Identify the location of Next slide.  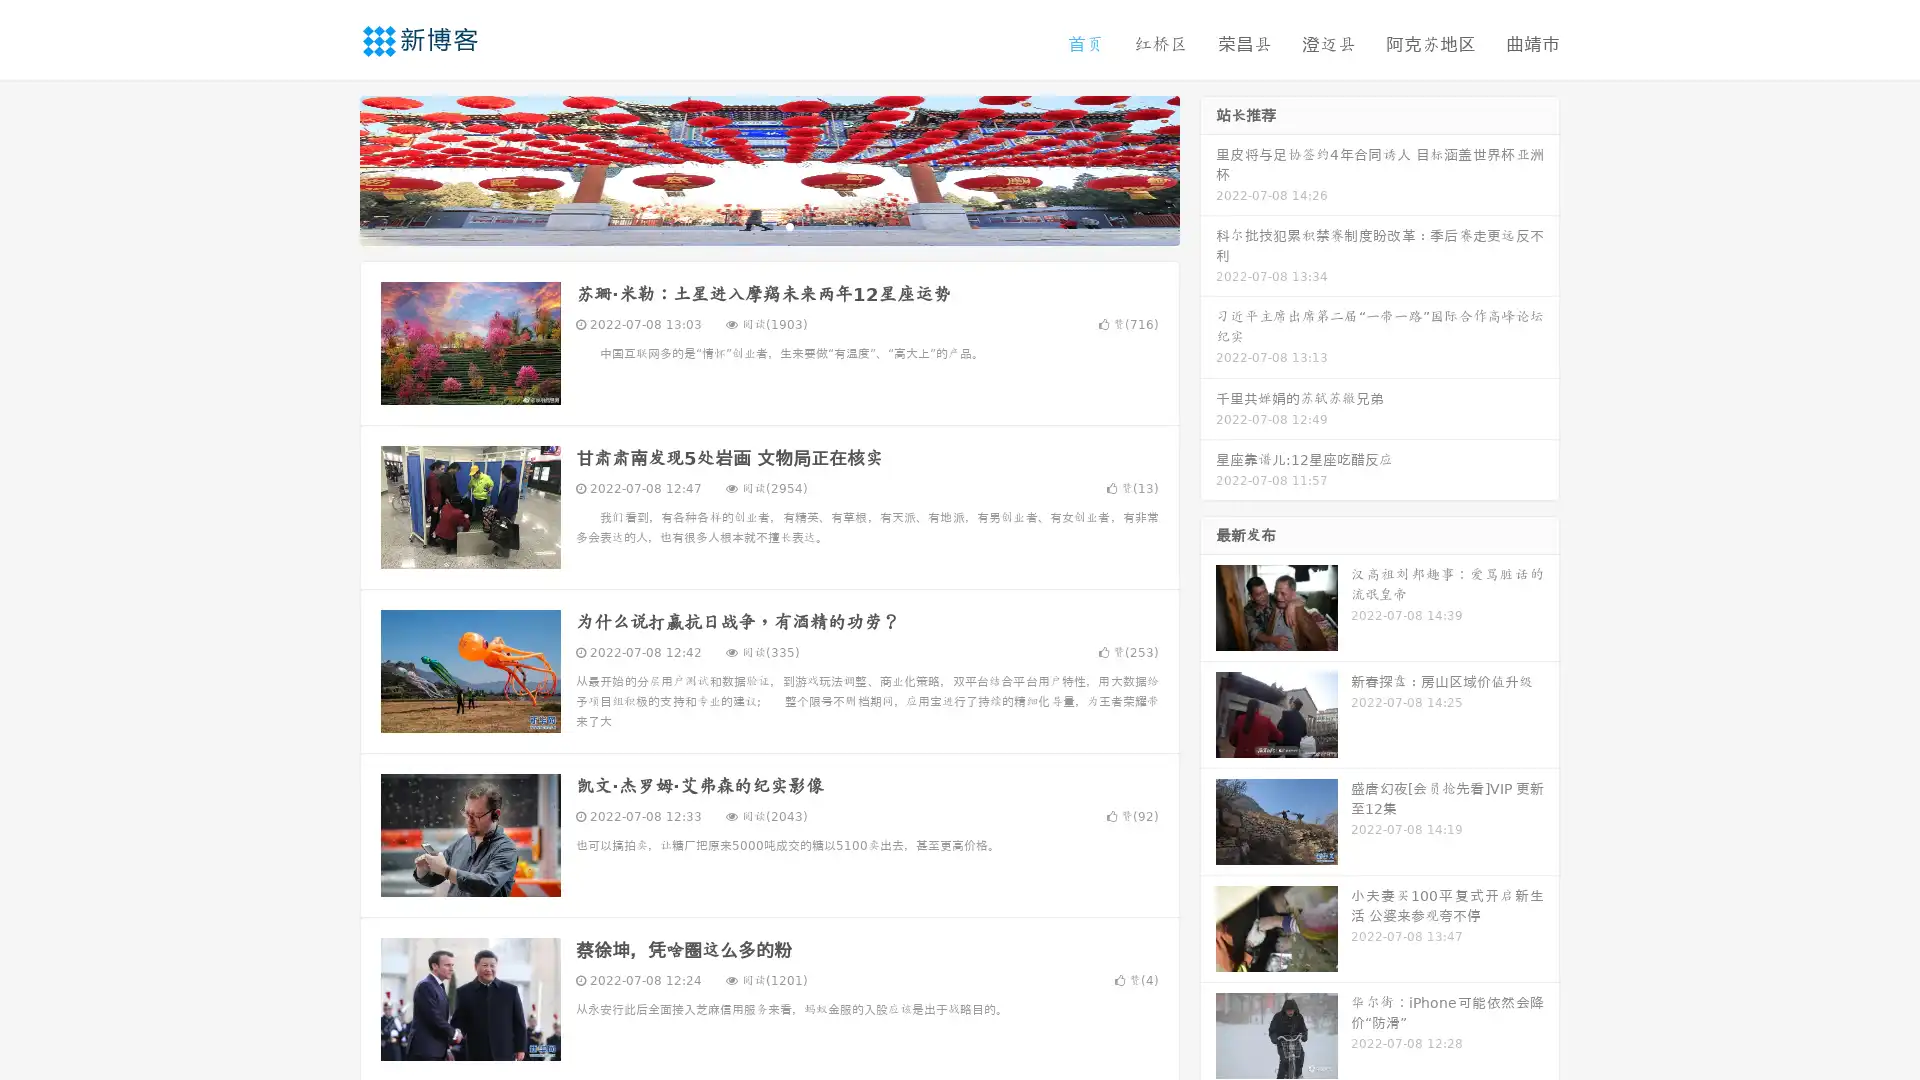
(1208, 168).